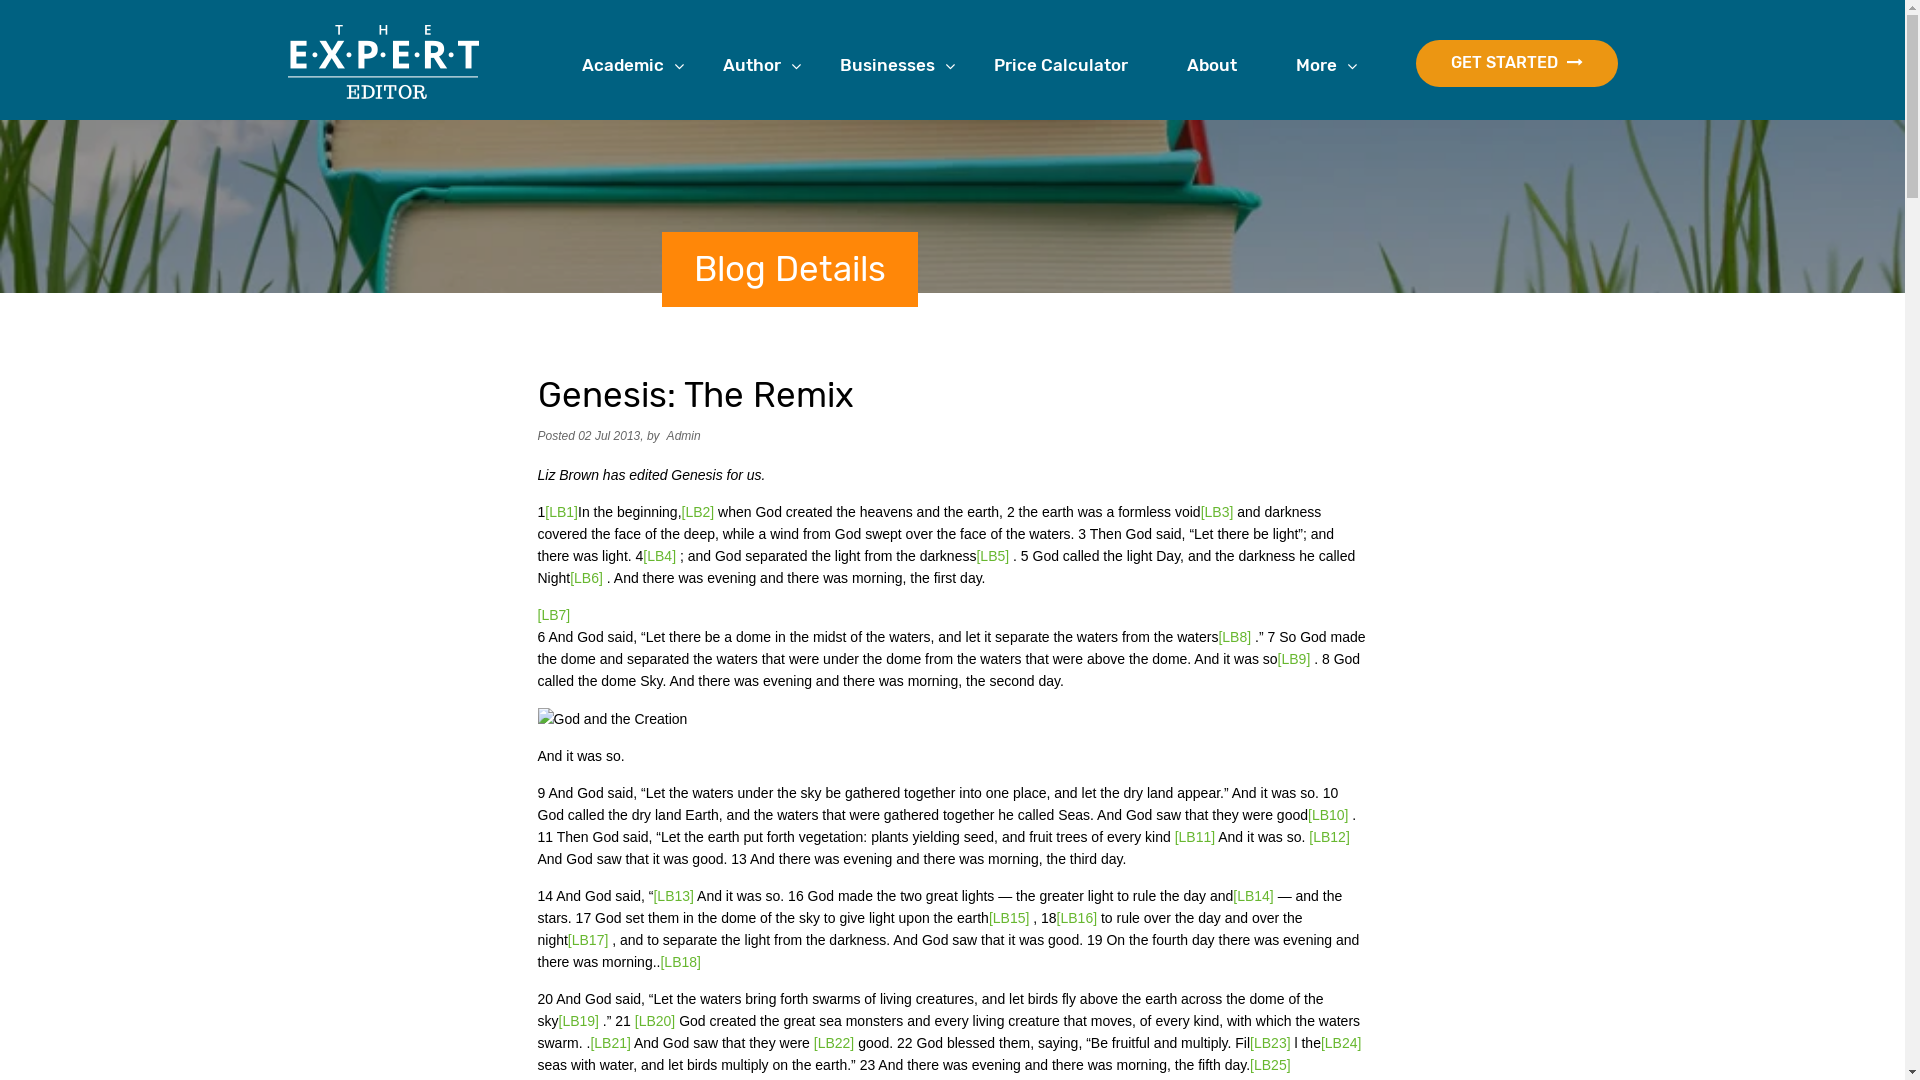 This screenshot has height=1080, width=1920. Describe the element at coordinates (1269, 1041) in the screenshot. I see `'[LB23]'` at that location.